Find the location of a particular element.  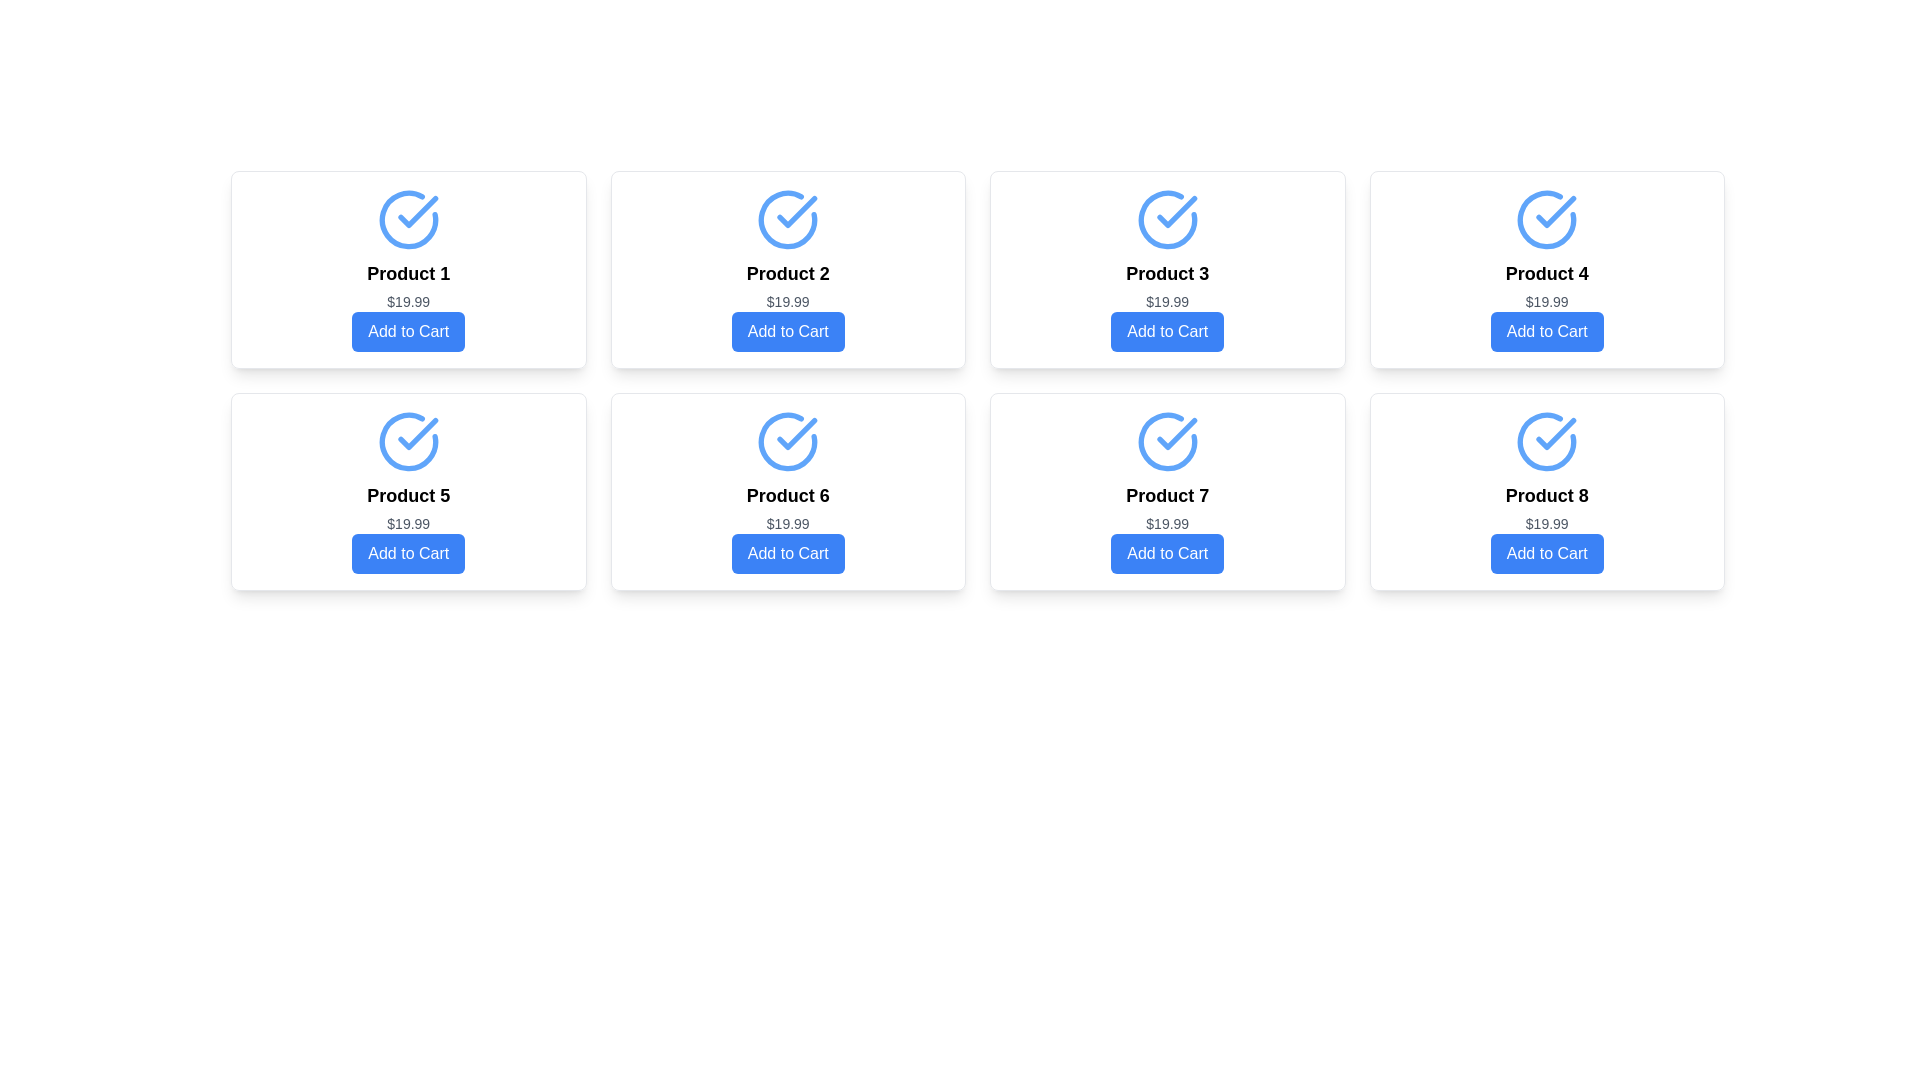

the 'Add to Cart' button located at the bottom of the 'Product 7' card in the fourth column of the second row is located at coordinates (1167, 554).